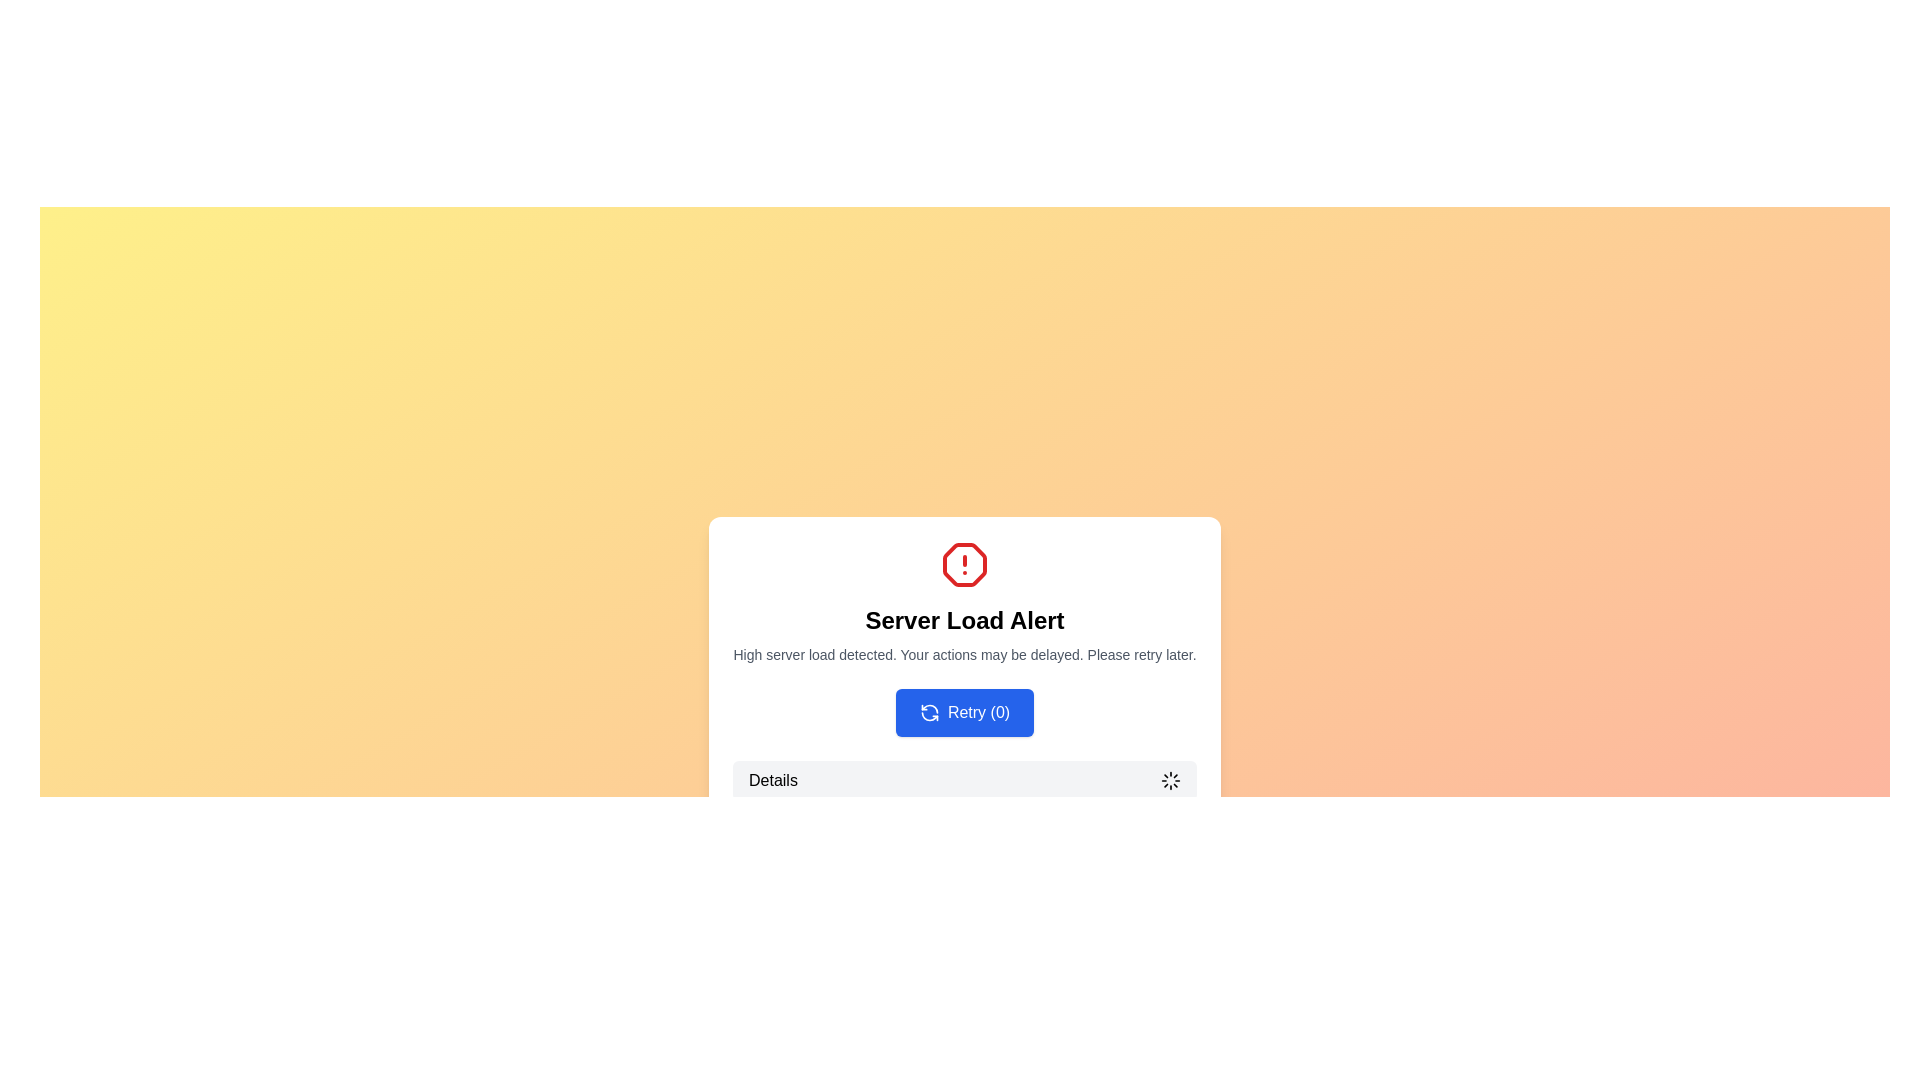 The height and width of the screenshot is (1080, 1920). What do you see at coordinates (964, 564) in the screenshot?
I see `the alert icon located at the top center of the notification card that represents a 'Server Load Alert'` at bounding box center [964, 564].